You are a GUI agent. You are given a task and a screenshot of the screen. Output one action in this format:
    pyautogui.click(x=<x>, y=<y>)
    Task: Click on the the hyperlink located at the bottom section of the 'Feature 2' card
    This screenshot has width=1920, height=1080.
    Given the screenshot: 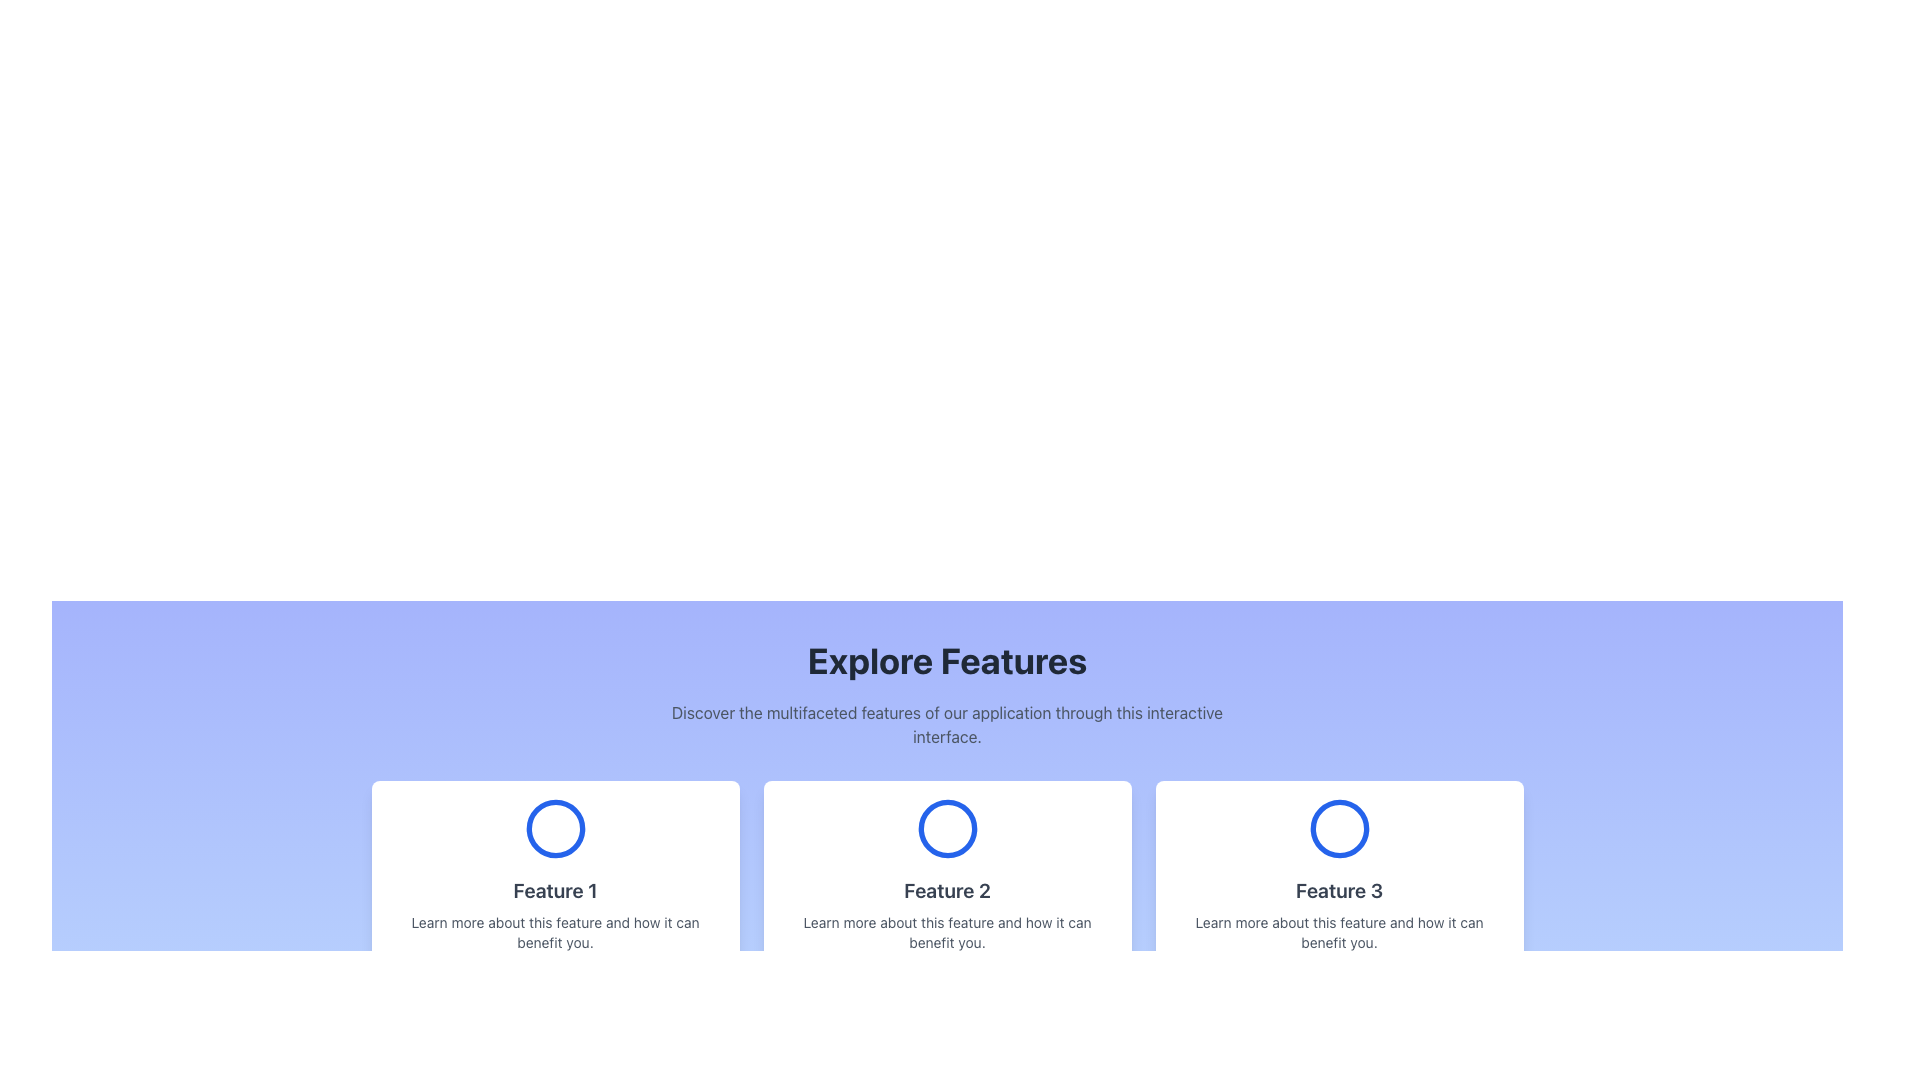 What is the action you would take?
    pyautogui.click(x=946, y=979)
    